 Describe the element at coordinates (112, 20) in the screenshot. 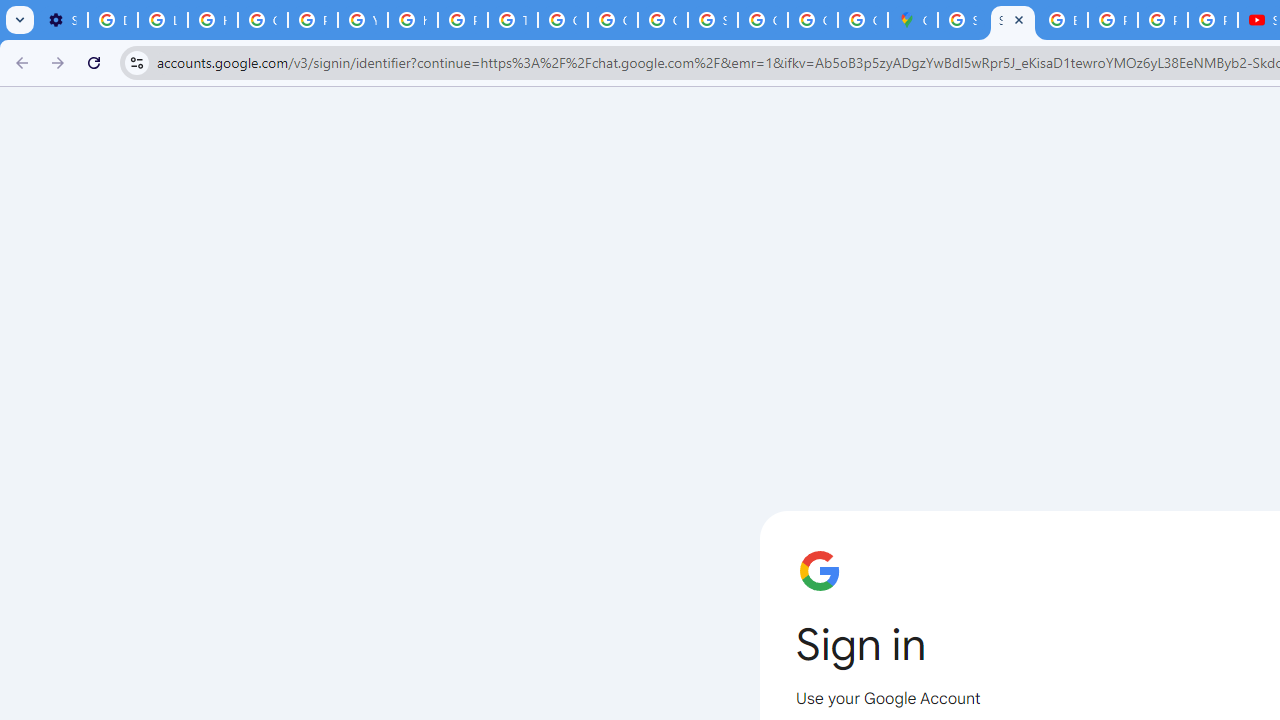

I see `'Delete photos & videos - Computer - Google Photos Help'` at that location.